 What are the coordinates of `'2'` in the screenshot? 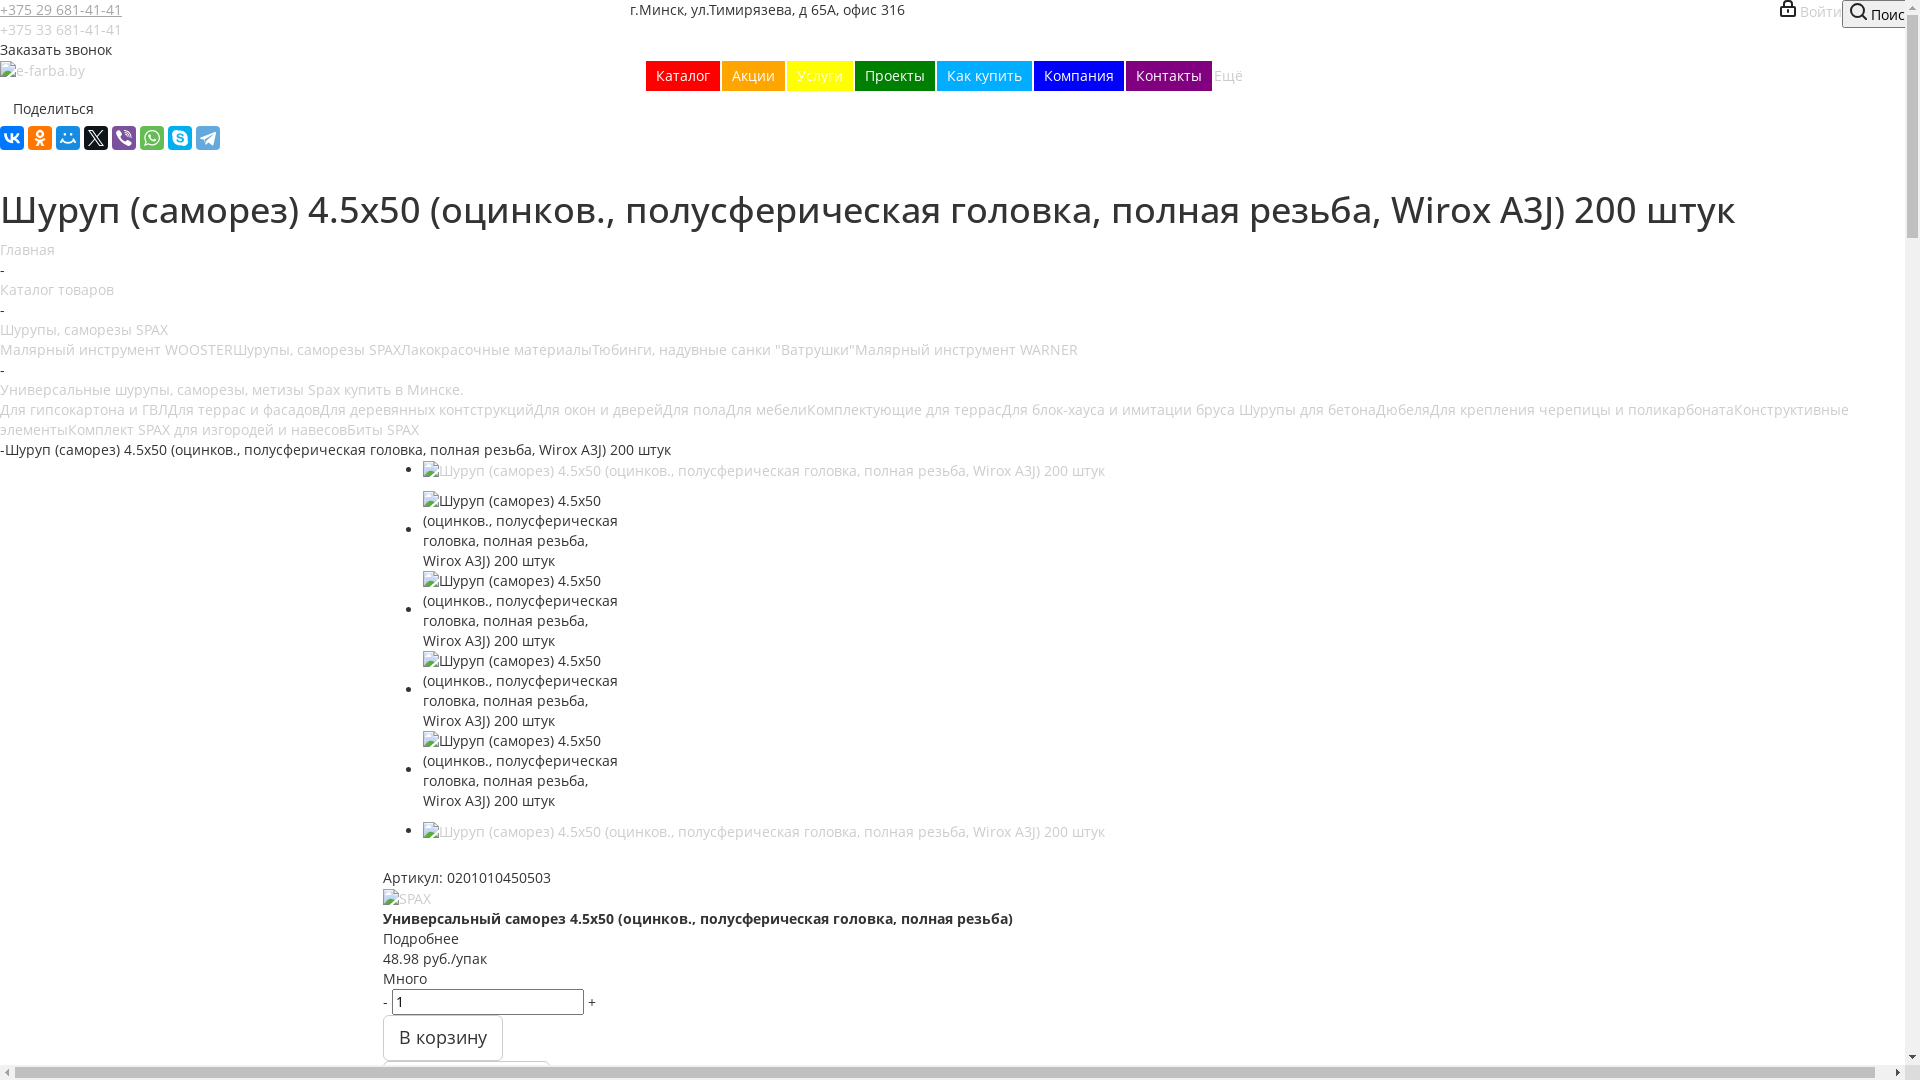 It's located at (410, 859).